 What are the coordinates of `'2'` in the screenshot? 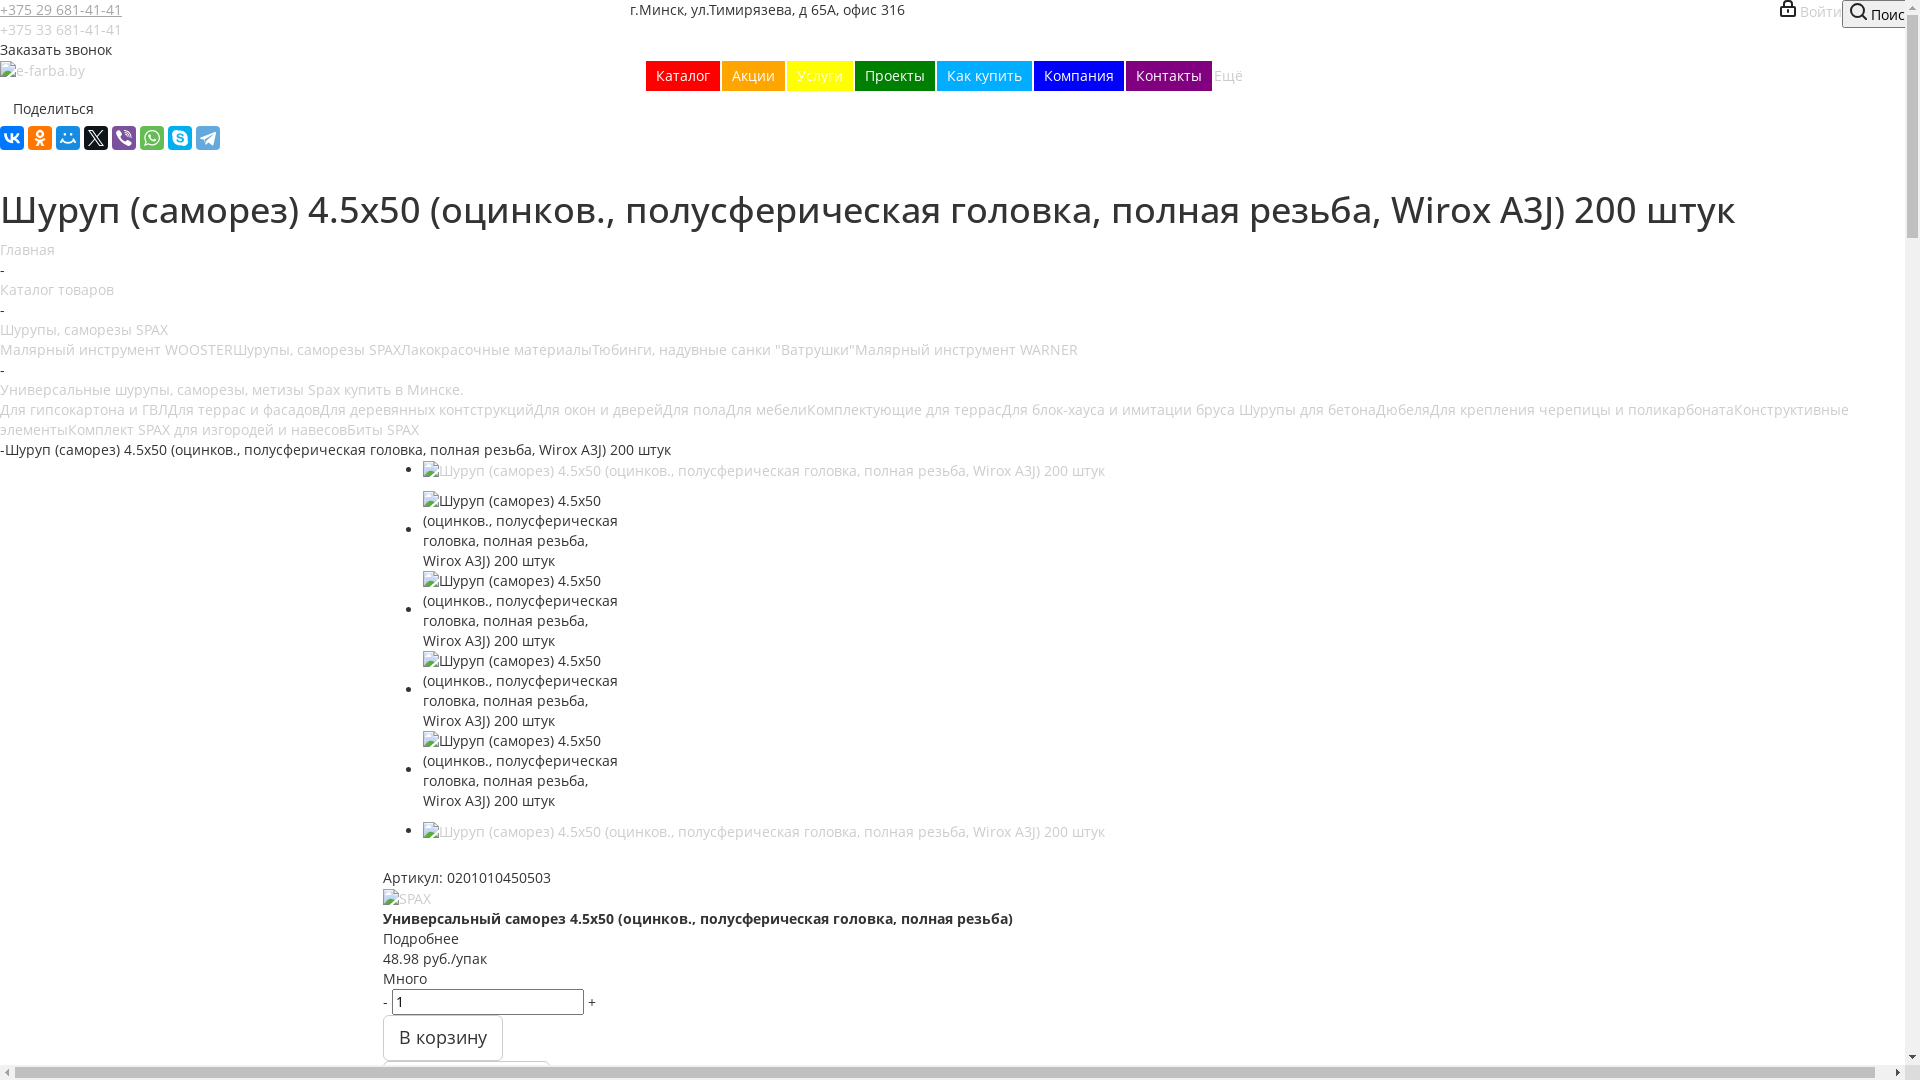 It's located at (410, 859).